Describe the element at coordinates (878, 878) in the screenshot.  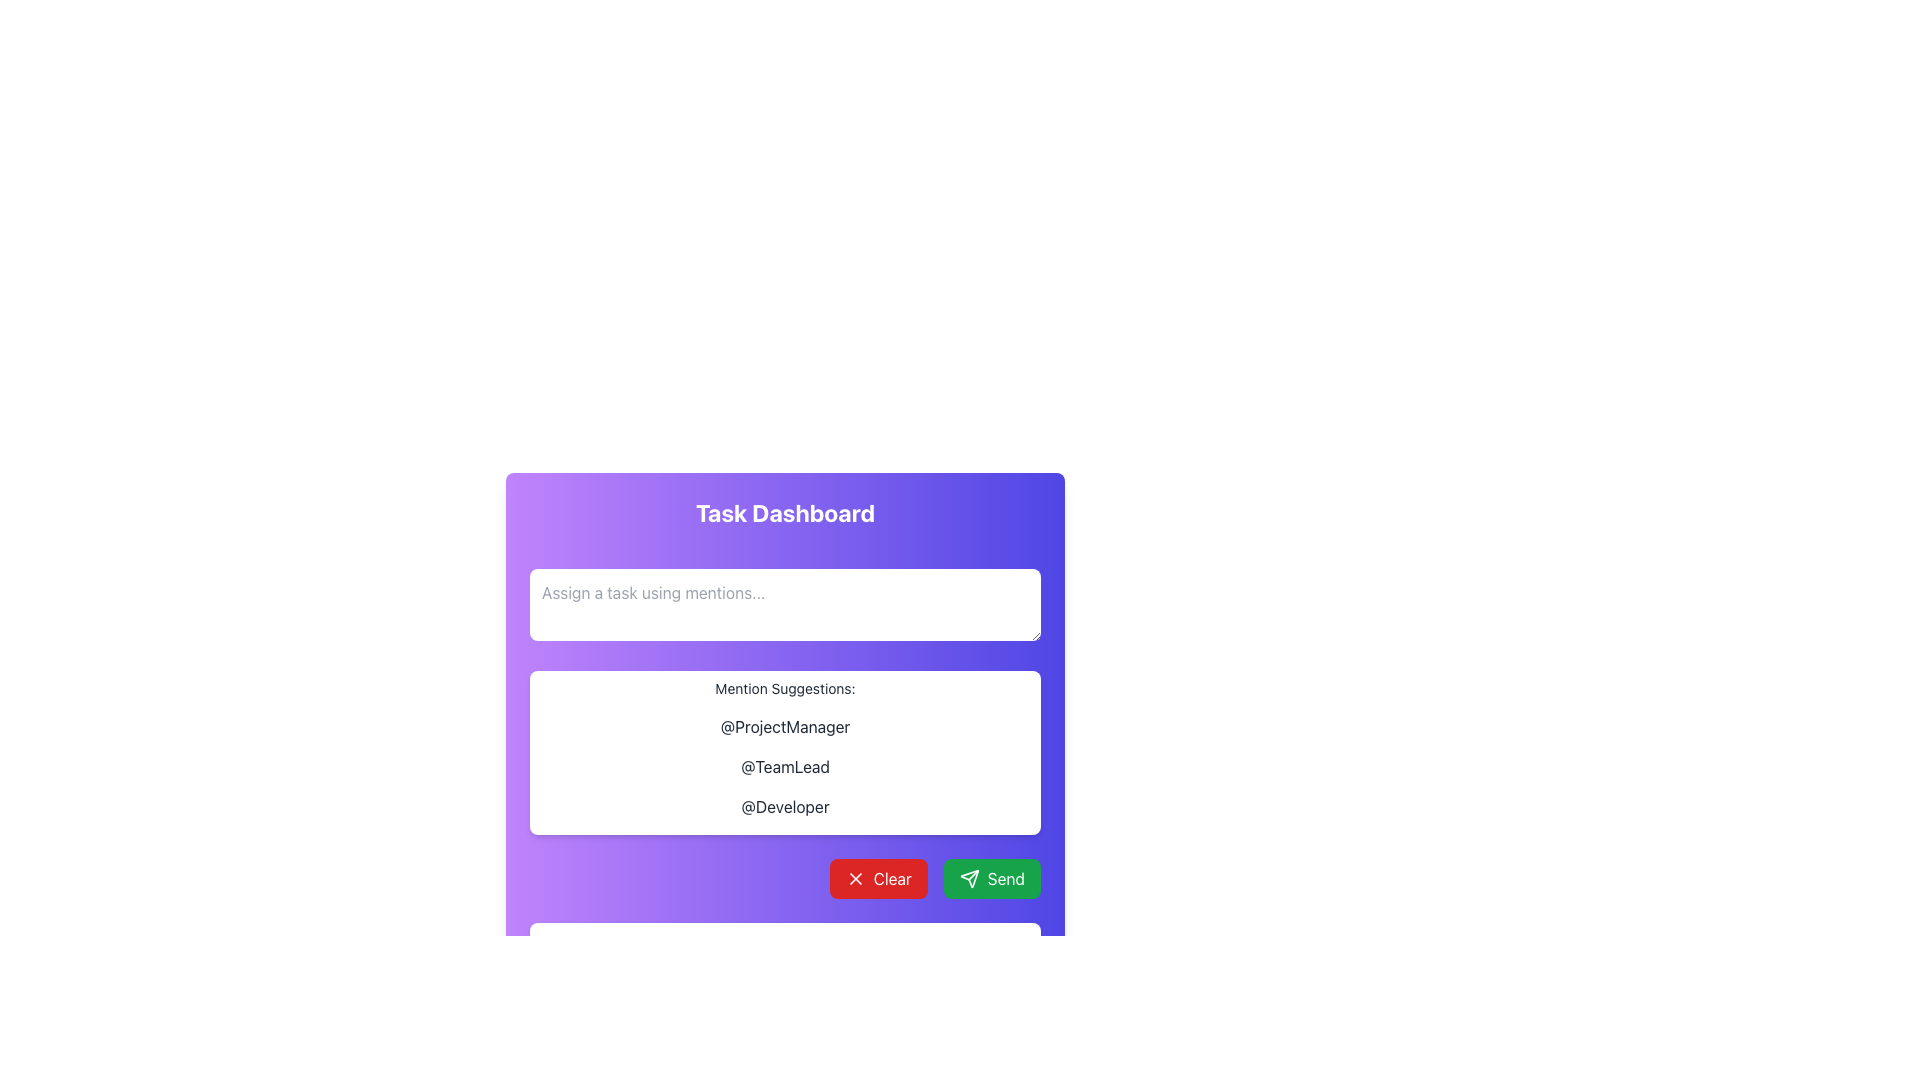
I see `the prominent red 'Clear' button with an 'X' icon located in the bottom-left corner of the two-button group` at that location.